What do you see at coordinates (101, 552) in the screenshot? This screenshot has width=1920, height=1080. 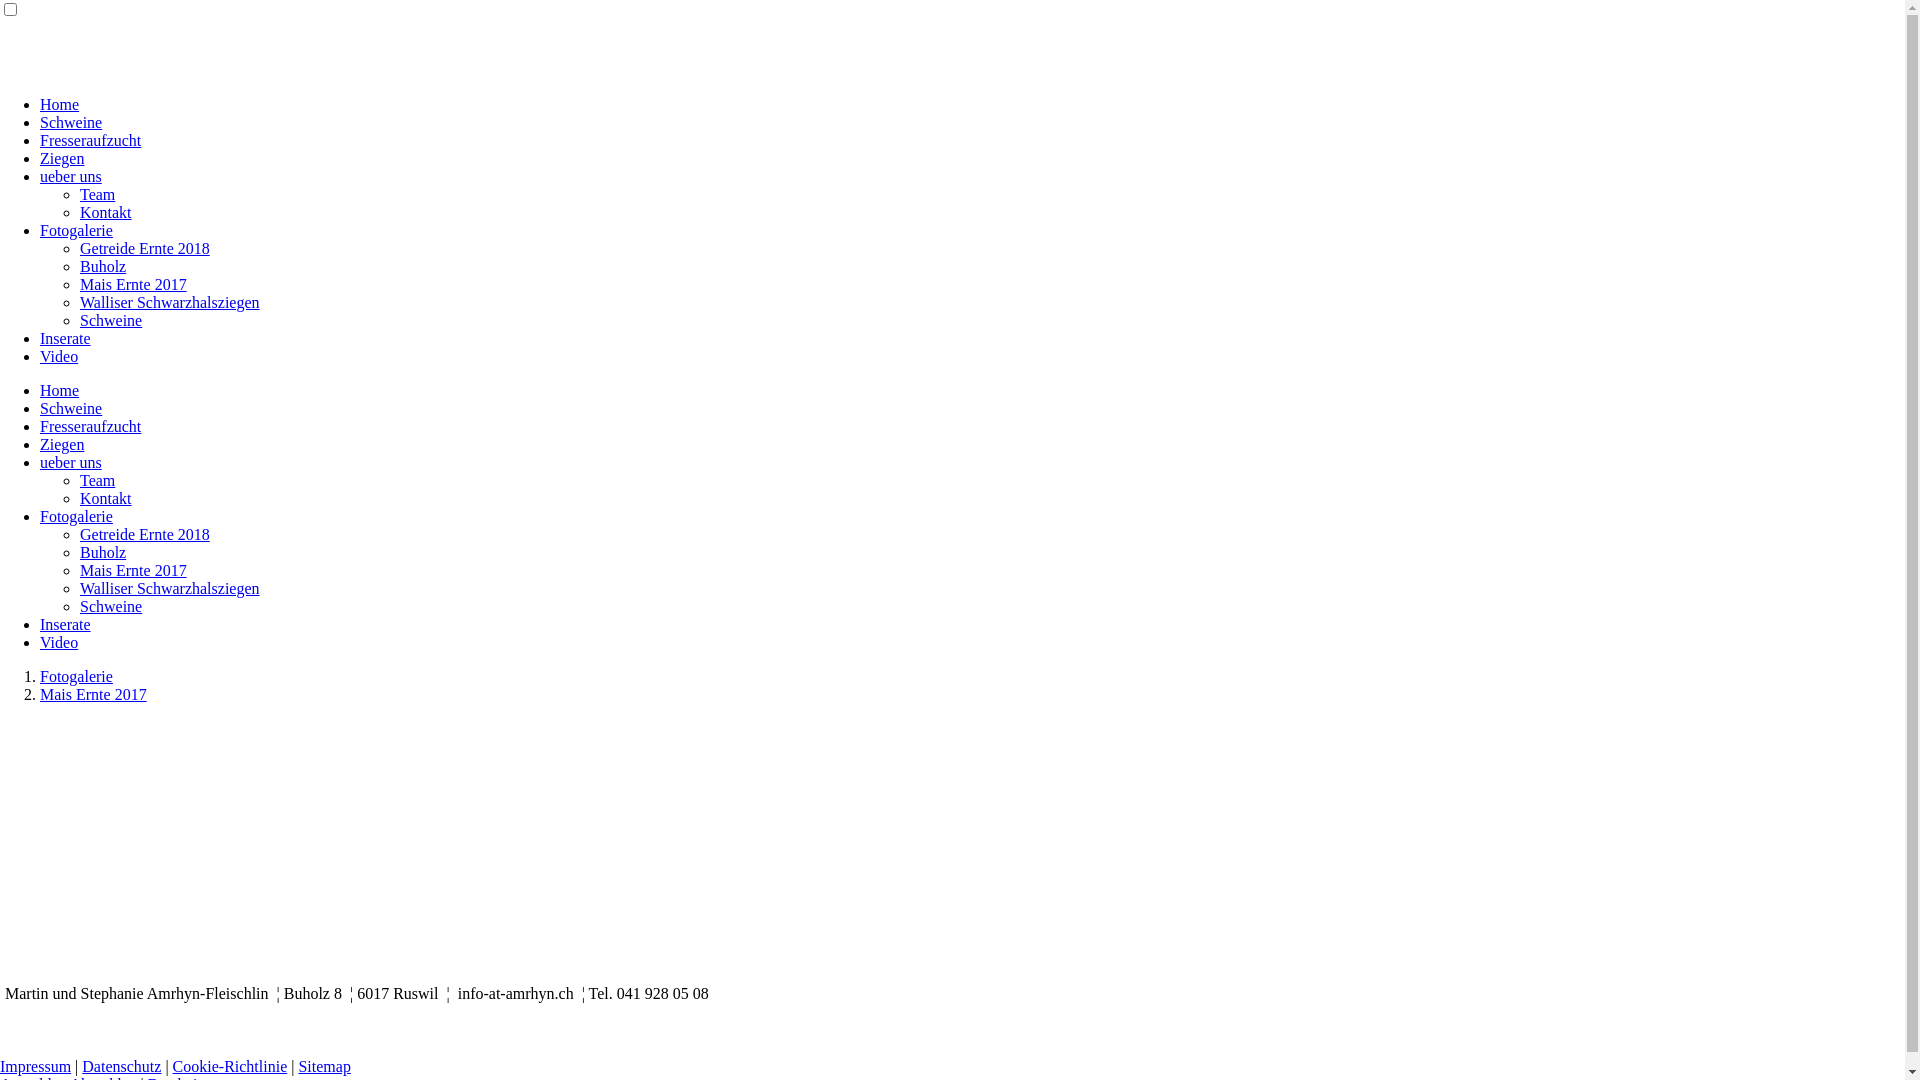 I see `'Buholz'` at bounding box center [101, 552].